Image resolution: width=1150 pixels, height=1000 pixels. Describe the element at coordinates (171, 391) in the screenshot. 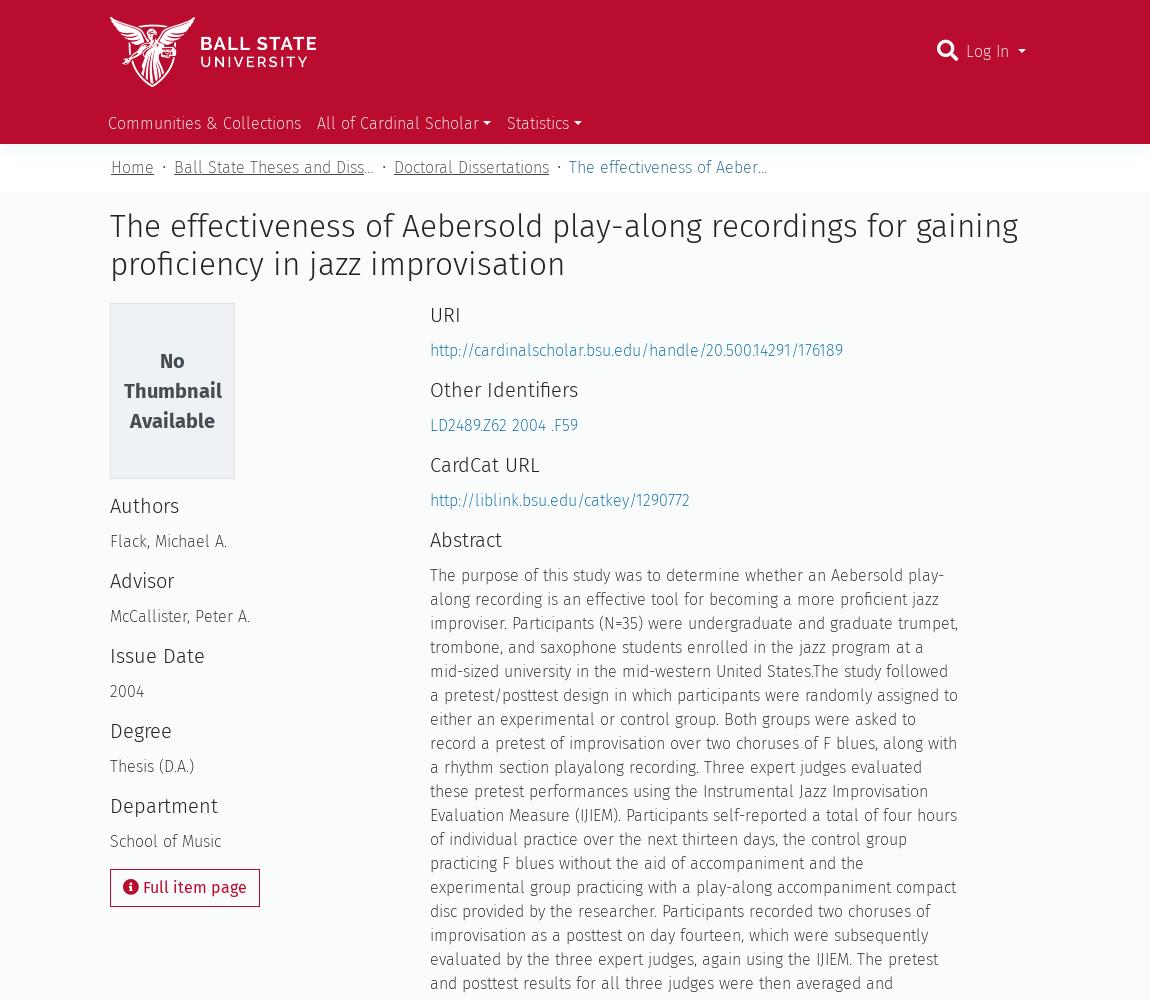

I see `'No Thumbnail Available'` at that location.